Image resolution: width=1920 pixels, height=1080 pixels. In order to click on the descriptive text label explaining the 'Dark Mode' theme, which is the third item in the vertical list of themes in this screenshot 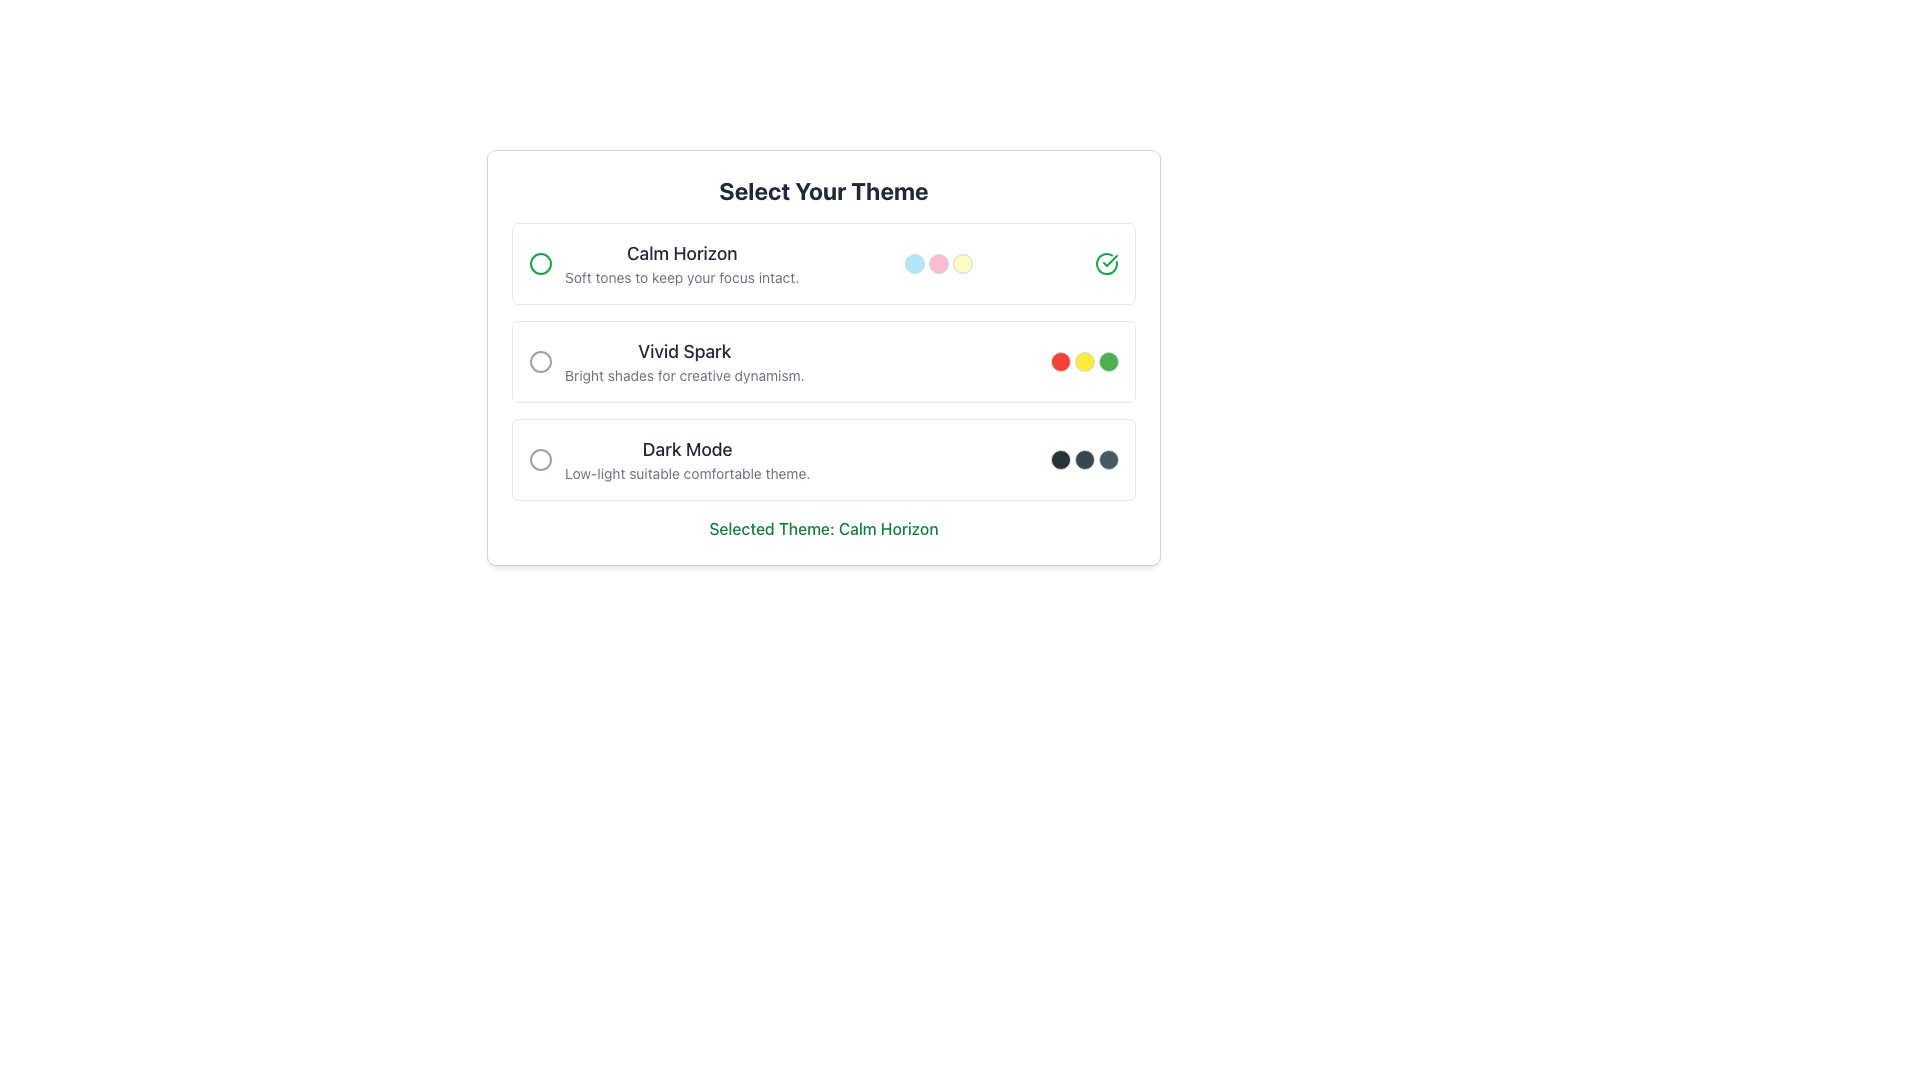, I will do `click(687, 474)`.